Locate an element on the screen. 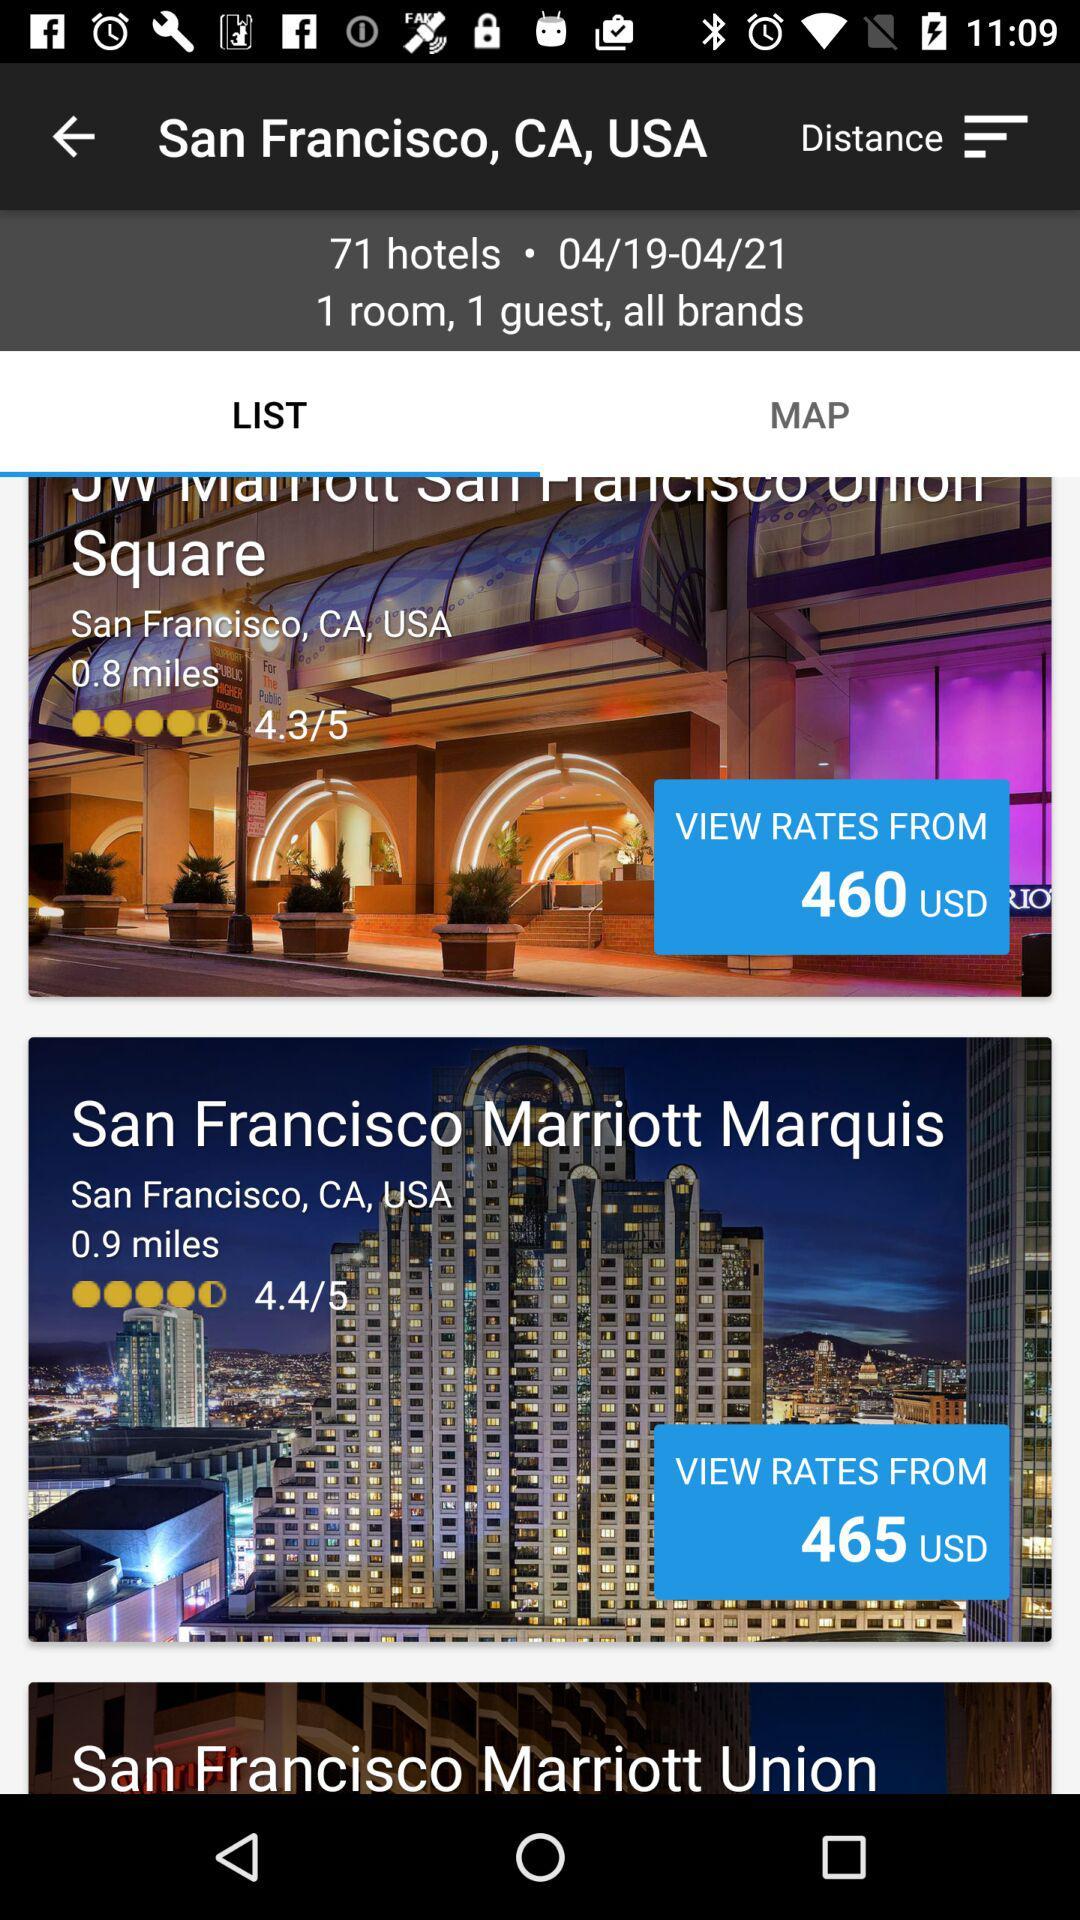 This screenshot has height=1920, width=1080. item above 71 hotels 04 is located at coordinates (72, 135).